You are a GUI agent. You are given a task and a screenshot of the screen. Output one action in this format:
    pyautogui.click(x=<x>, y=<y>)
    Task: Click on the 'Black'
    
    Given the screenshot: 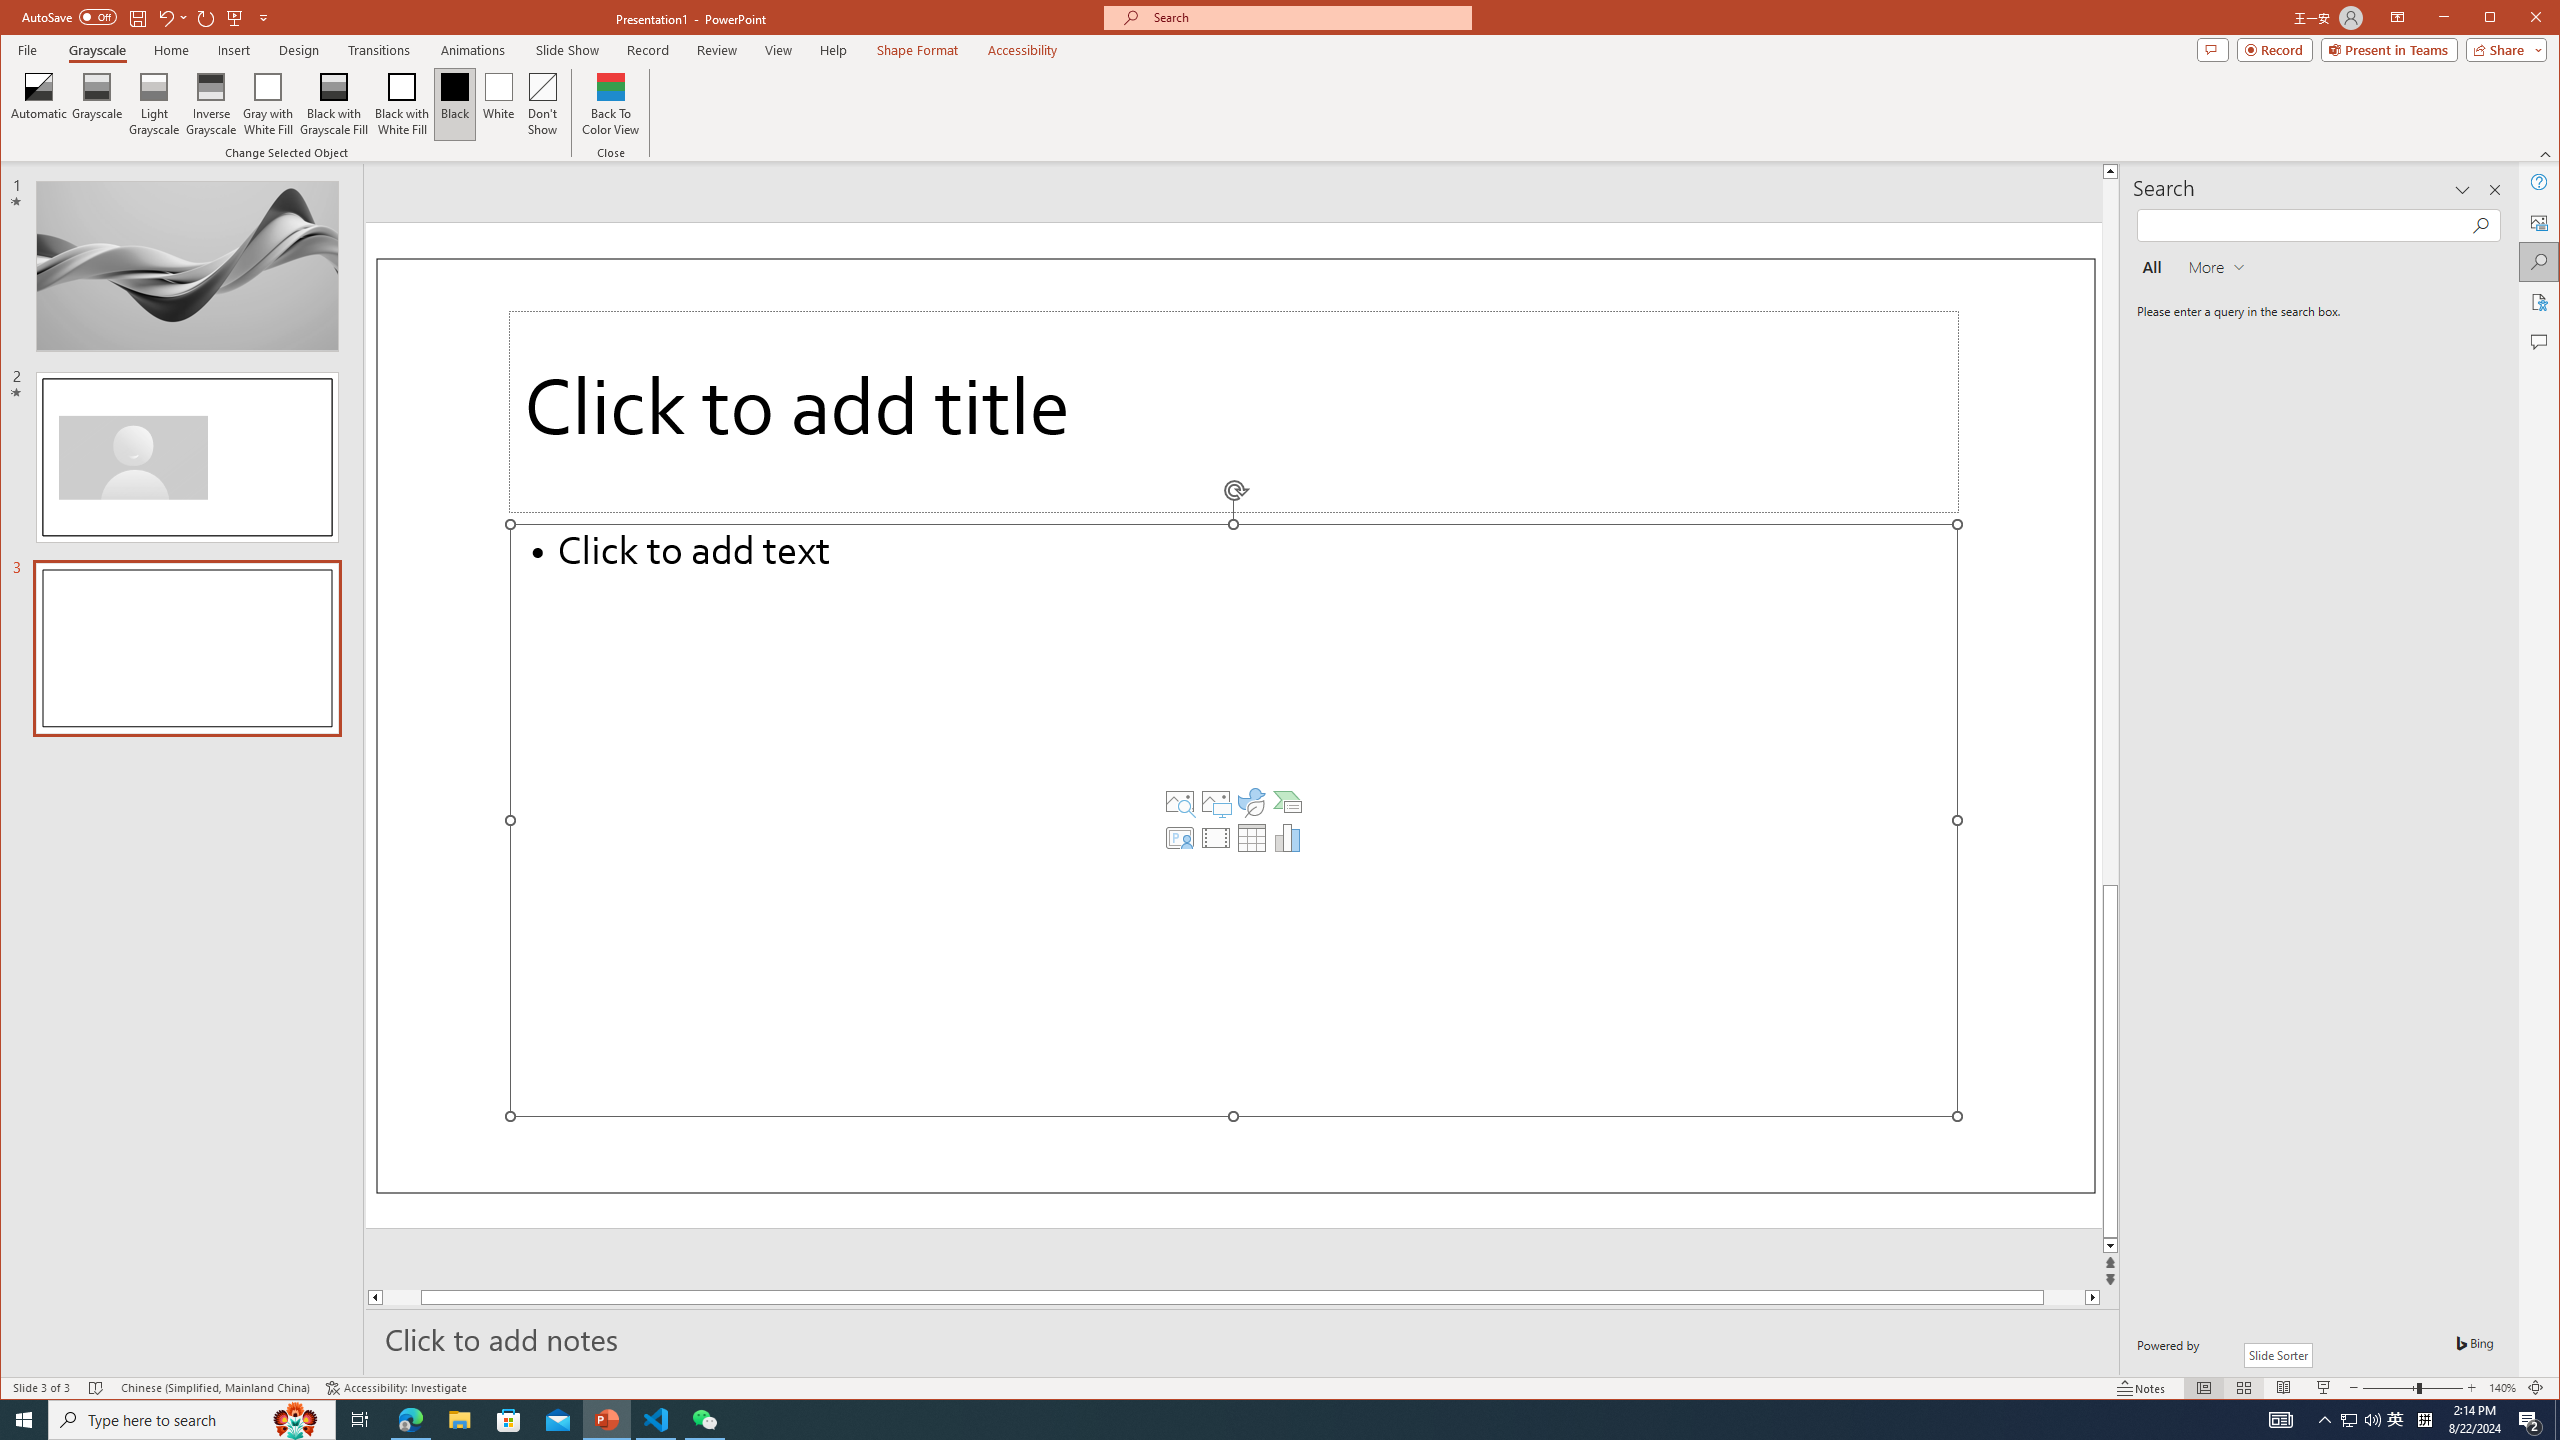 What is the action you would take?
    pyautogui.click(x=454, y=103)
    